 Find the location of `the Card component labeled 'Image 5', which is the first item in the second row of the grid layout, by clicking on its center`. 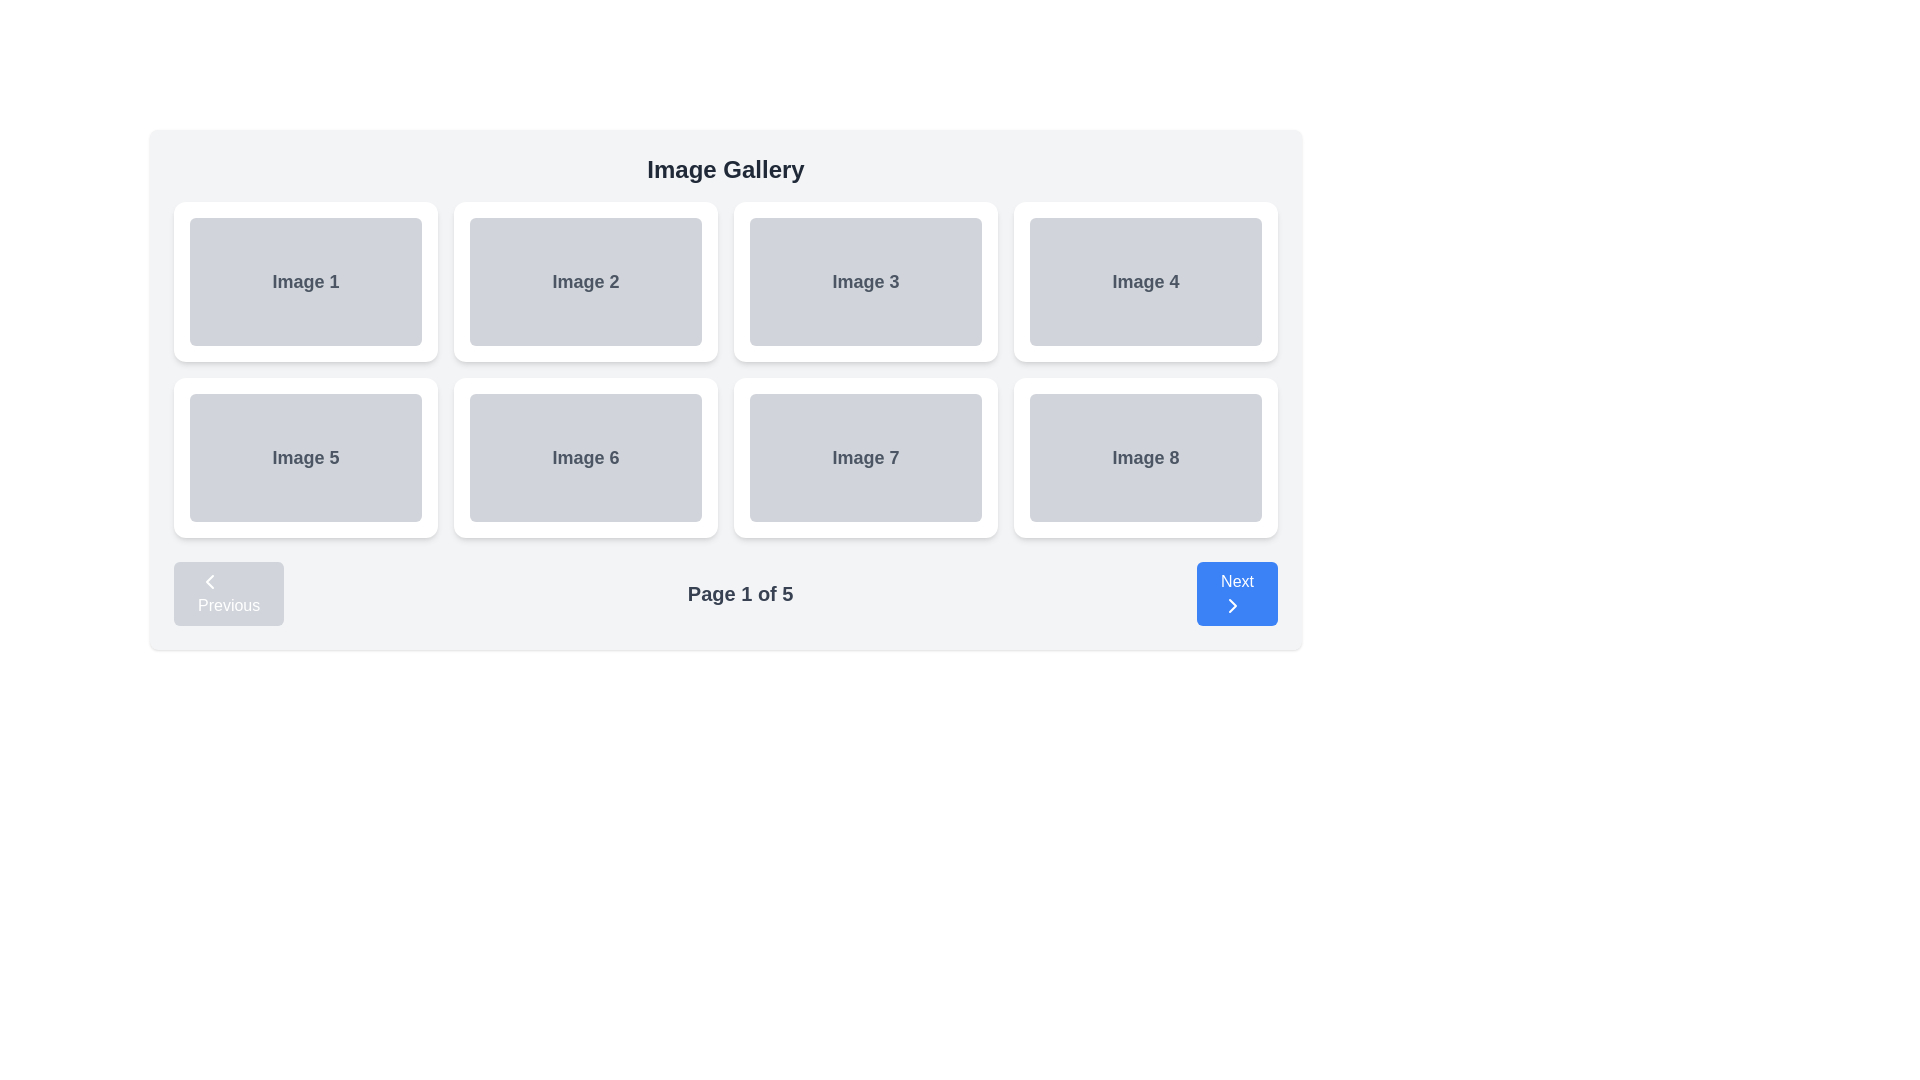

the Card component labeled 'Image 5', which is the first item in the second row of the grid layout, by clicking on its center is located at coordinates (305, 458).